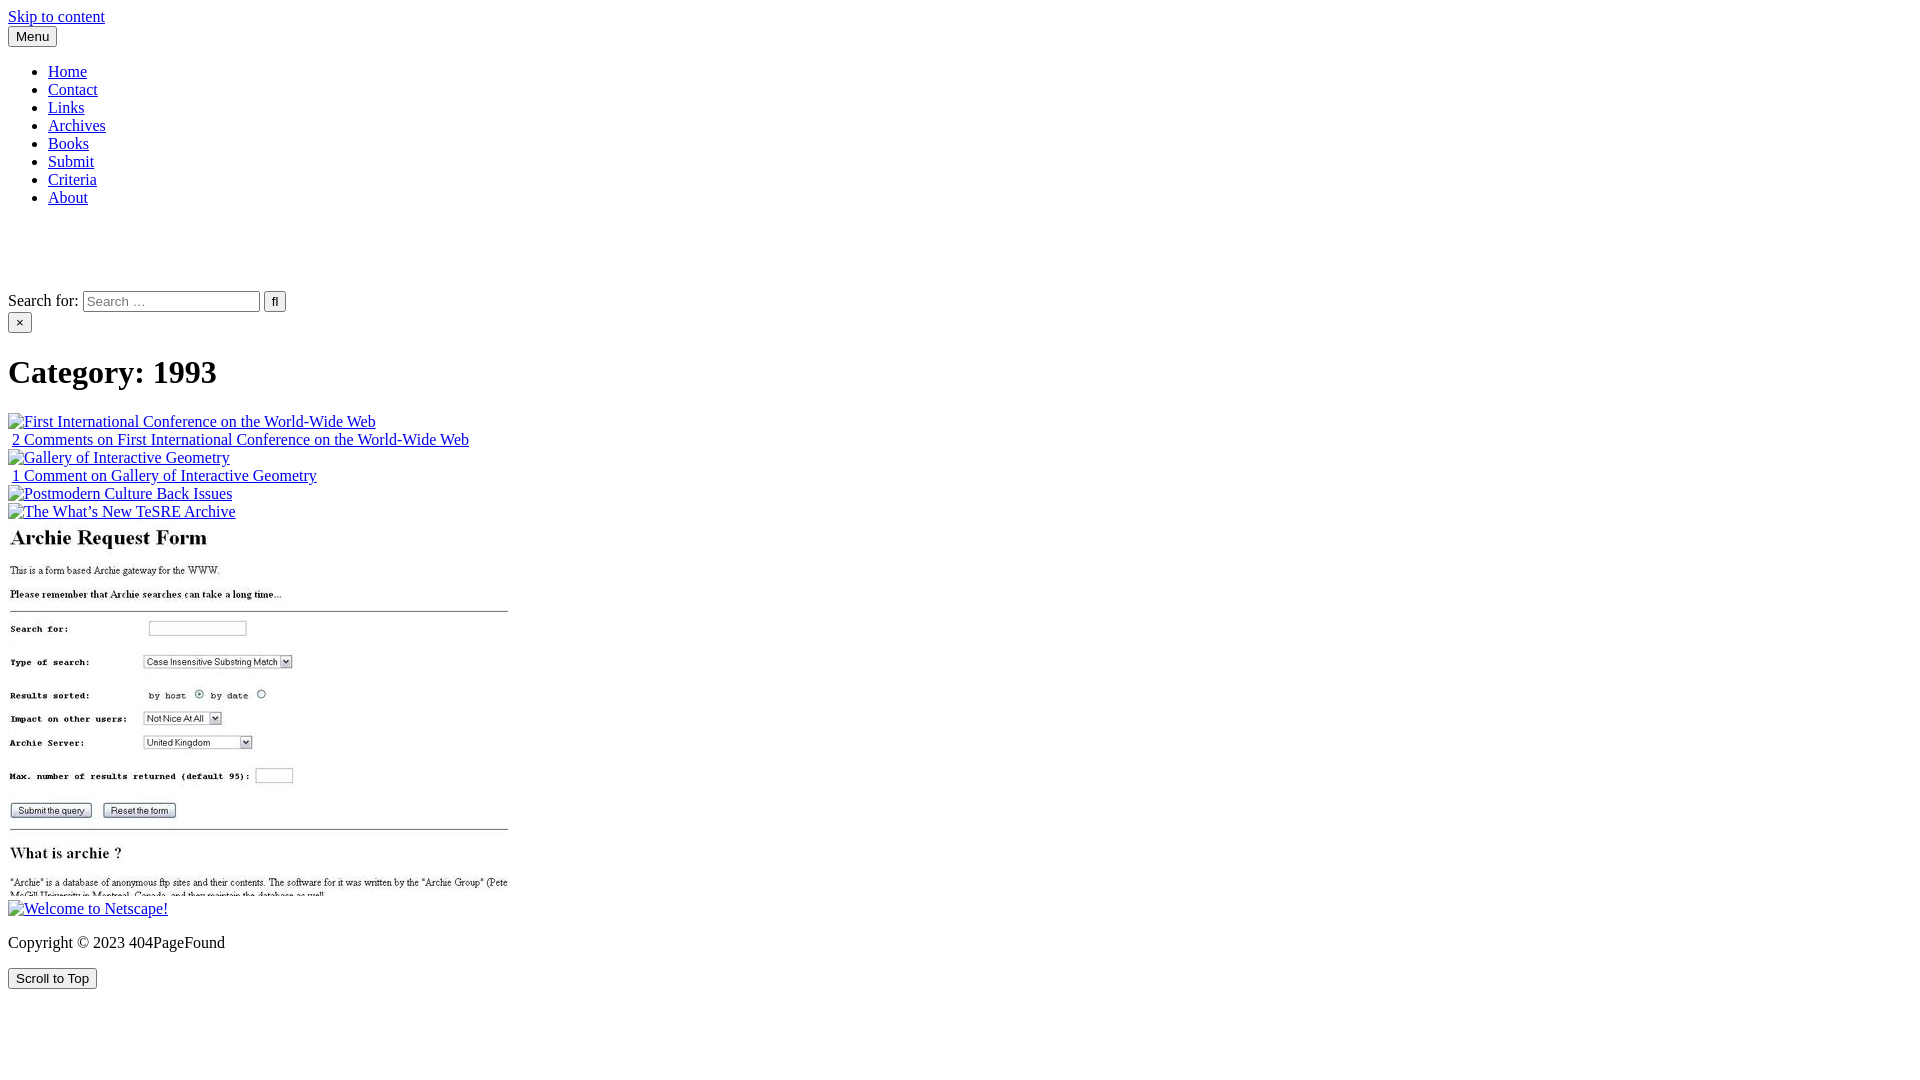 This screenshot has height=1080, width=1920. I want to click on 'Contact', so click(72, 88).